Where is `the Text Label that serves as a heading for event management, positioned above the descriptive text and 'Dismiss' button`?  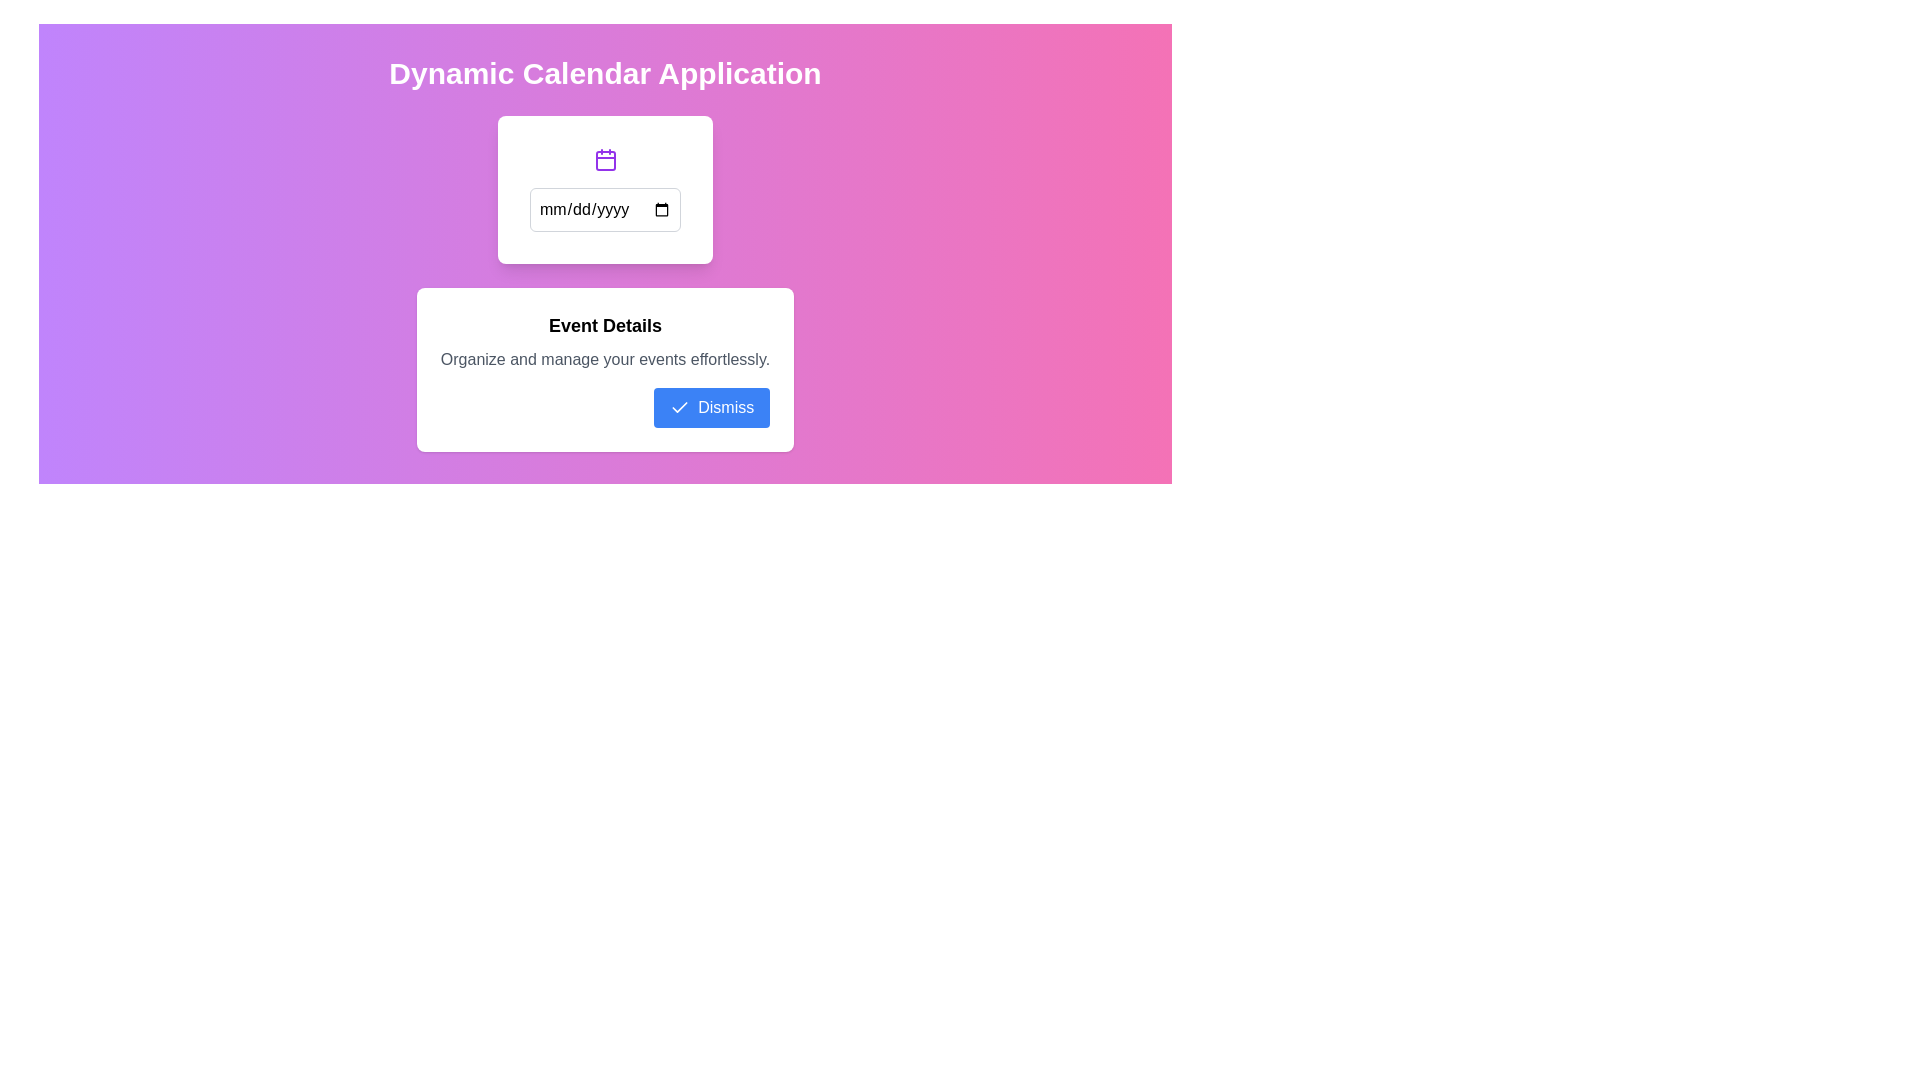 the Text Label that serves as a heading for event management, positioned above the descriptive text and 'Dismiss' button is located at coordinates (604, 325).